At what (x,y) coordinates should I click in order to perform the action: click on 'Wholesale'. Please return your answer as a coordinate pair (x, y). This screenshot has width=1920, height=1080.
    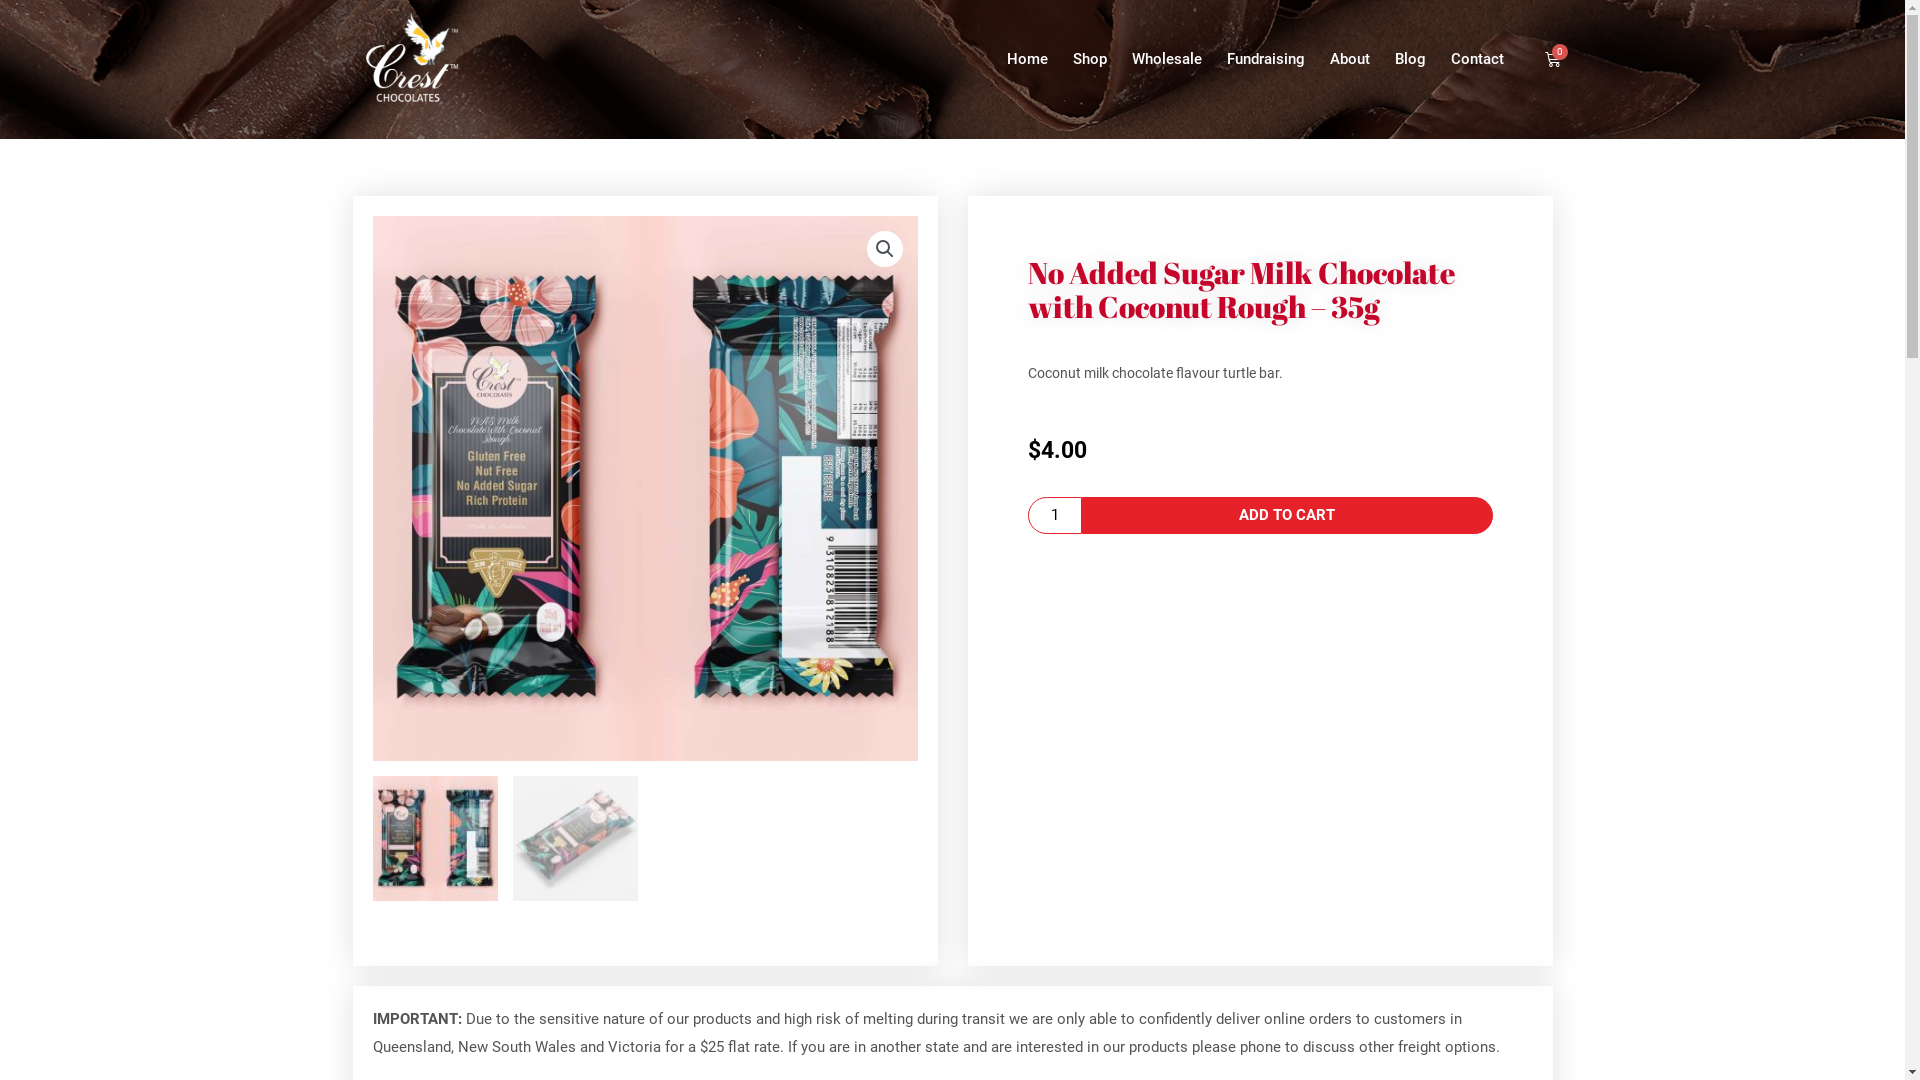
    Looking at the image, I should click on (1132, 57).